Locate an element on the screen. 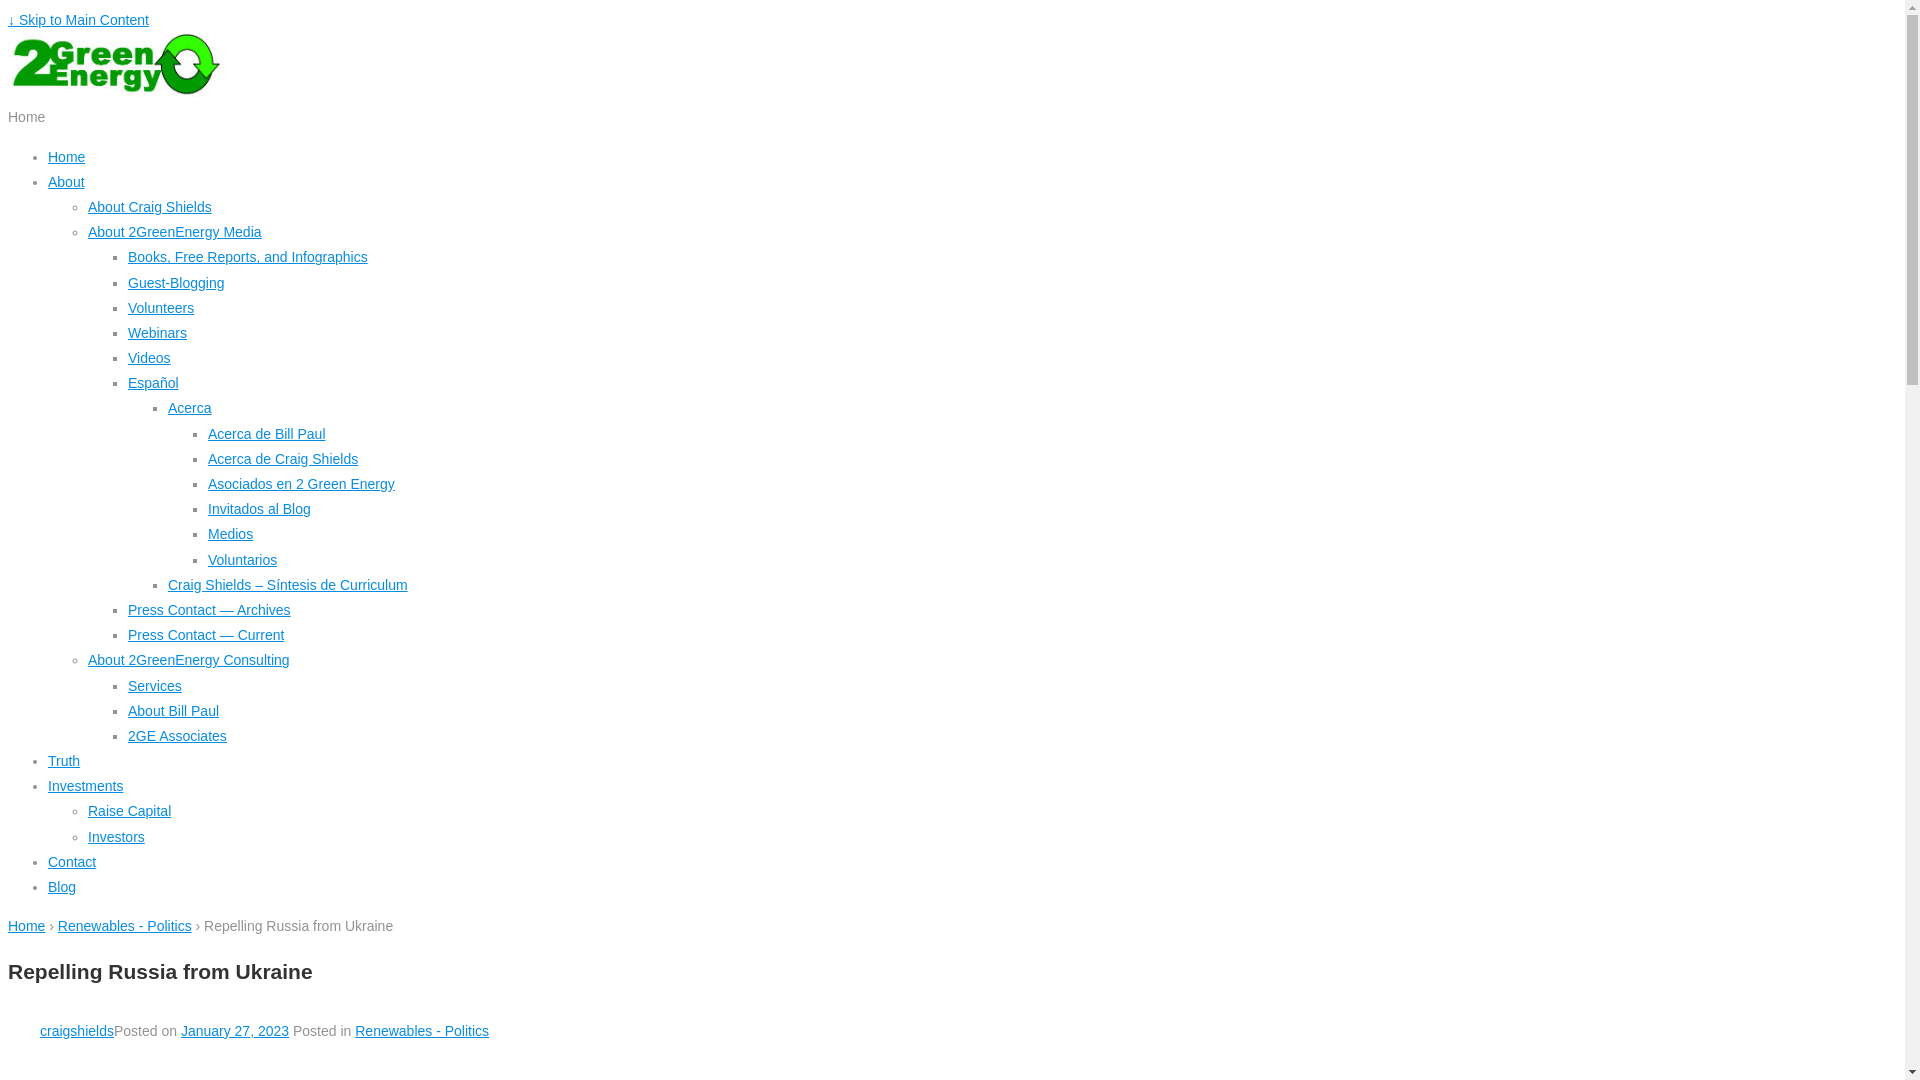 The height and width of the screenshot is (1080, 1920). 'Home' is located at coordinates (26, 925).